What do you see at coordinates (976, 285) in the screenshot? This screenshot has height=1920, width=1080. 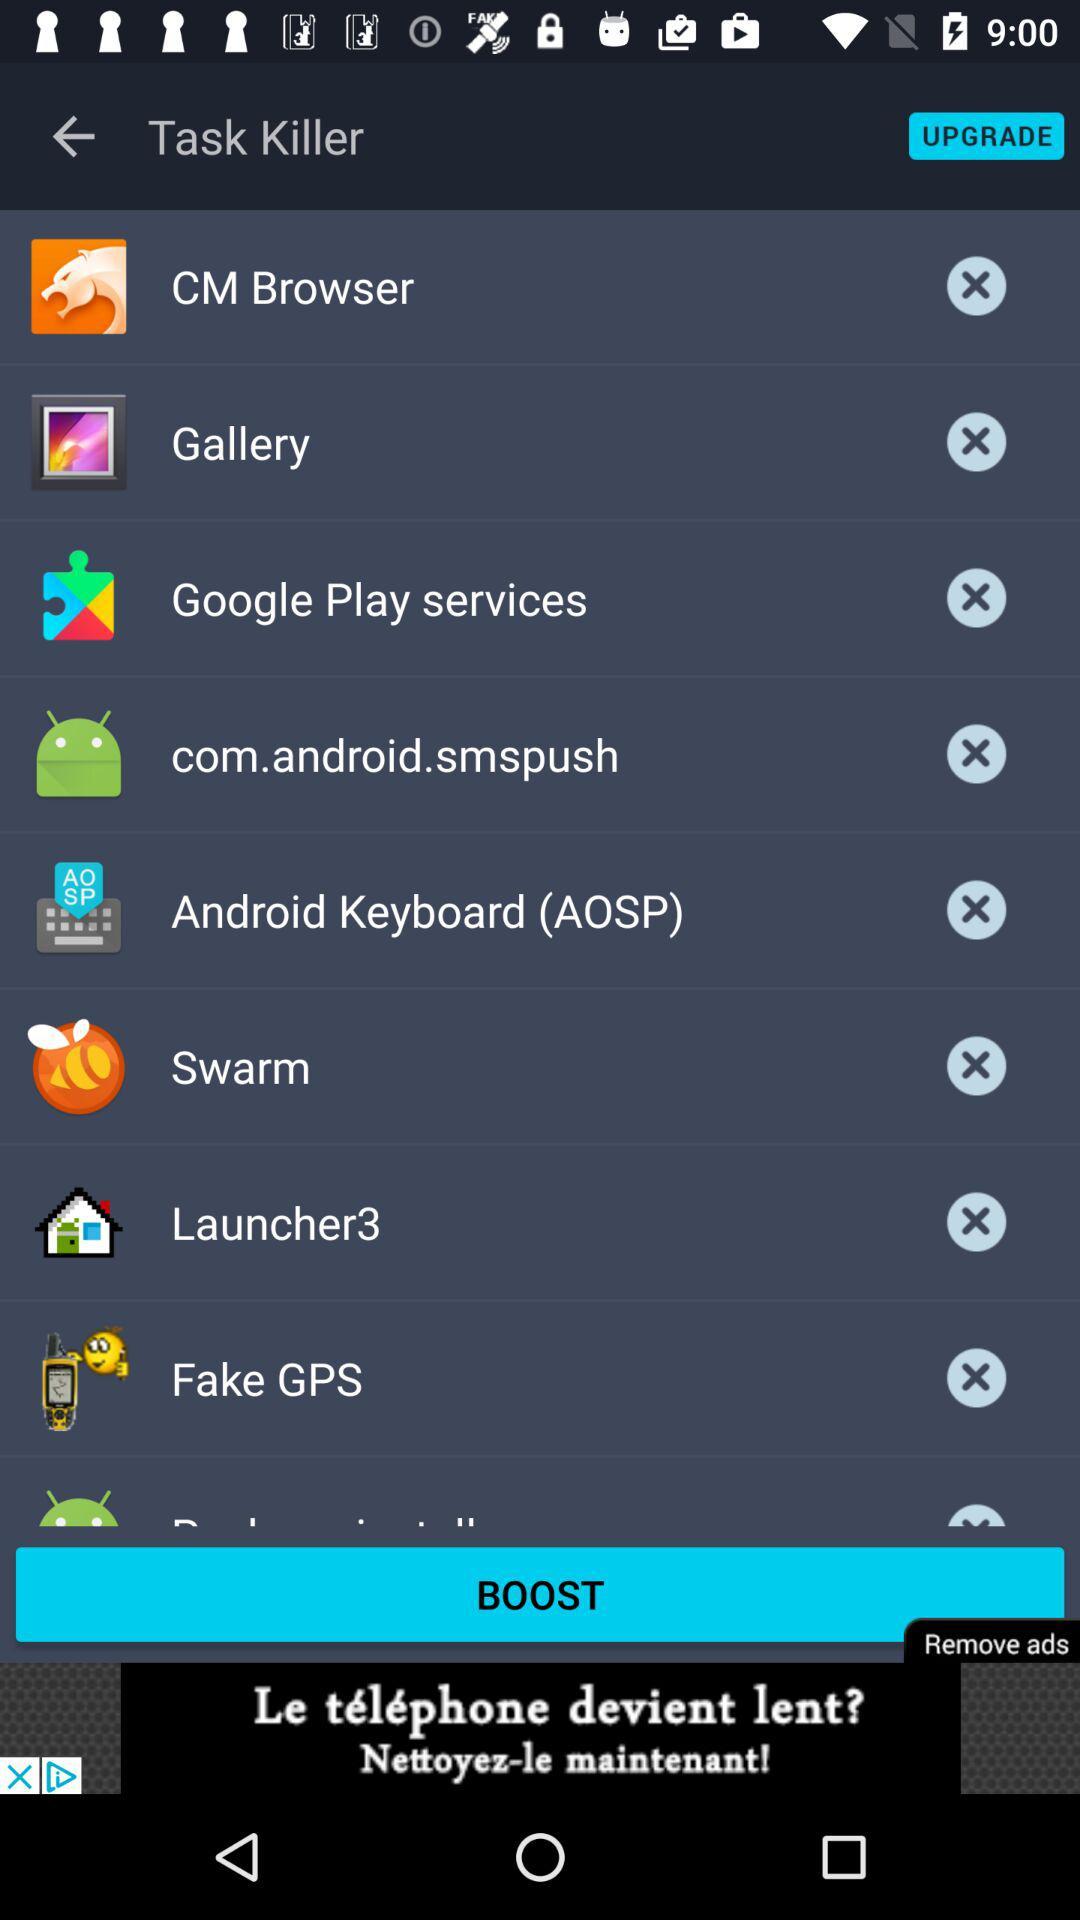 I see `task` at bounding box center [976, 285].